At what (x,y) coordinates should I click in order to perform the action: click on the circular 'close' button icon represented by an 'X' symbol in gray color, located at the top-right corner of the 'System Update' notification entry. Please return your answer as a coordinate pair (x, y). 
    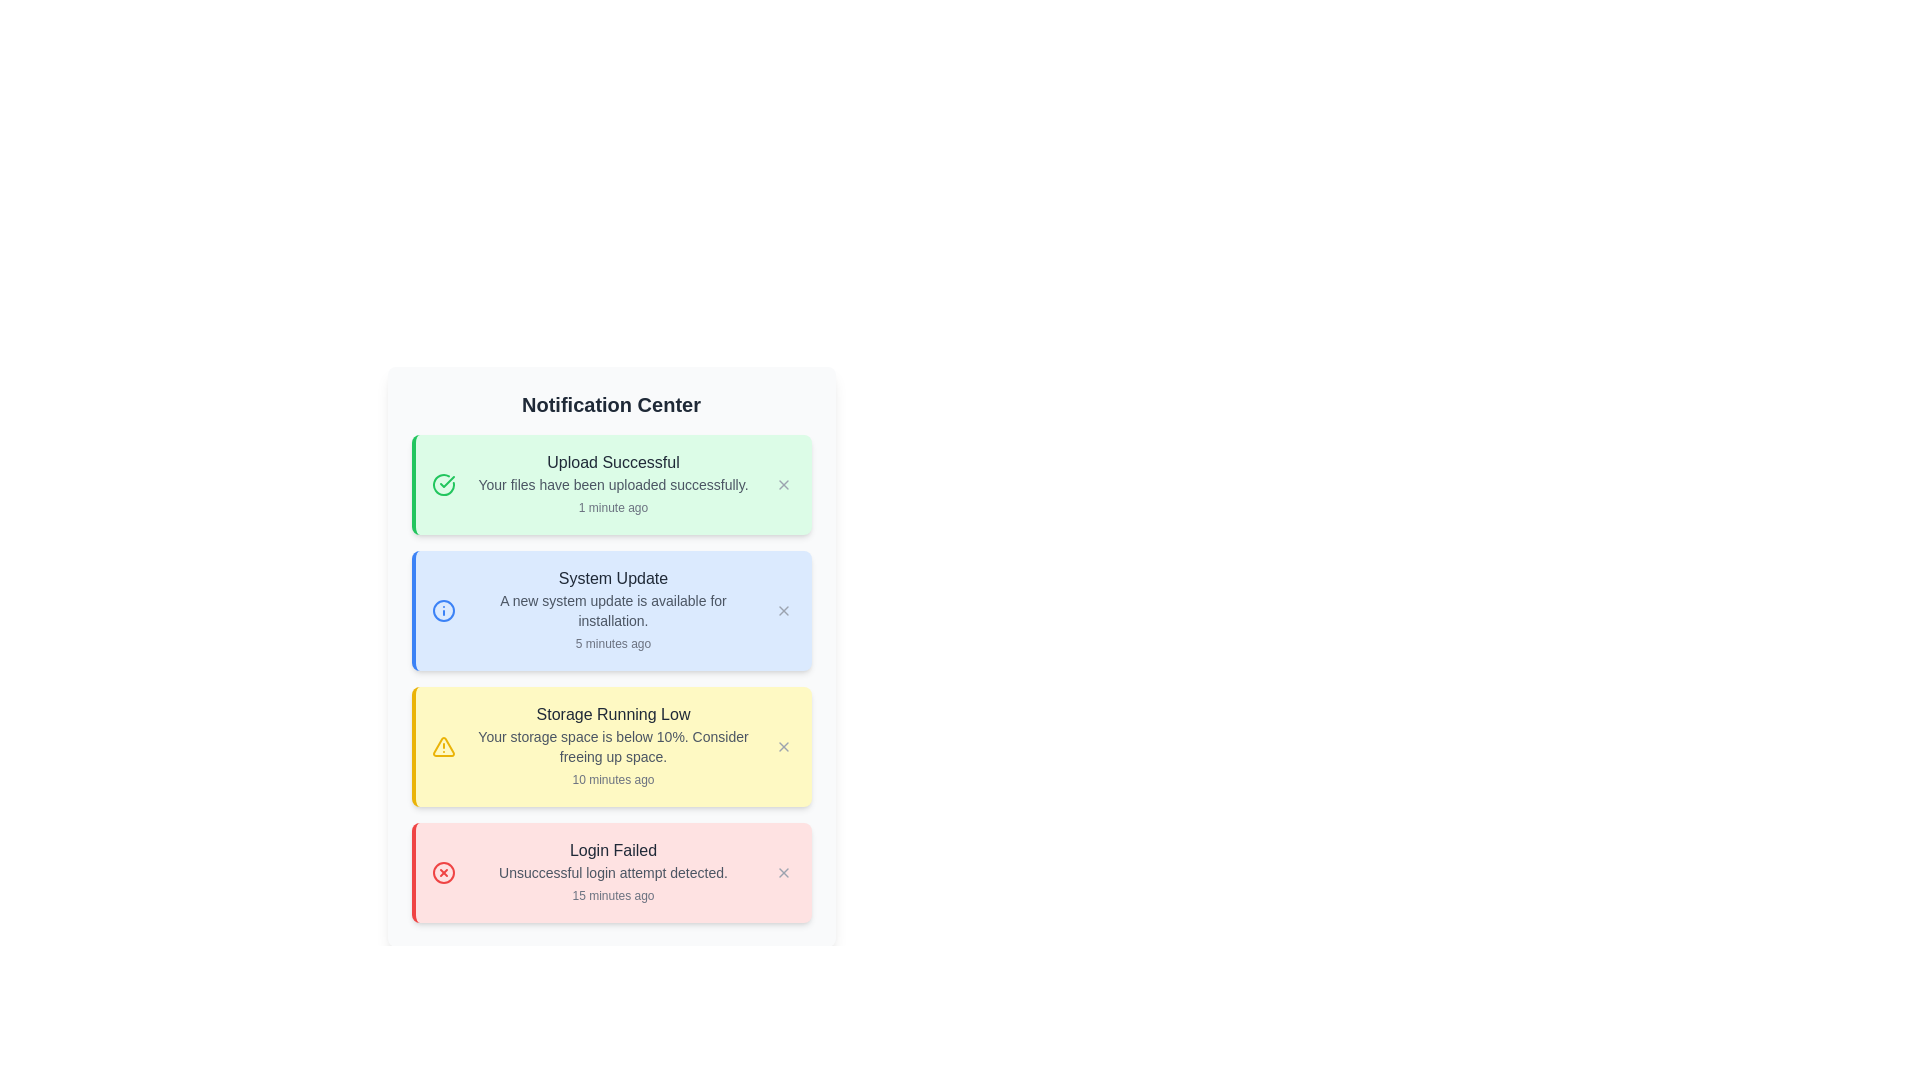
    Looking at the image, I should click on (782, 609).